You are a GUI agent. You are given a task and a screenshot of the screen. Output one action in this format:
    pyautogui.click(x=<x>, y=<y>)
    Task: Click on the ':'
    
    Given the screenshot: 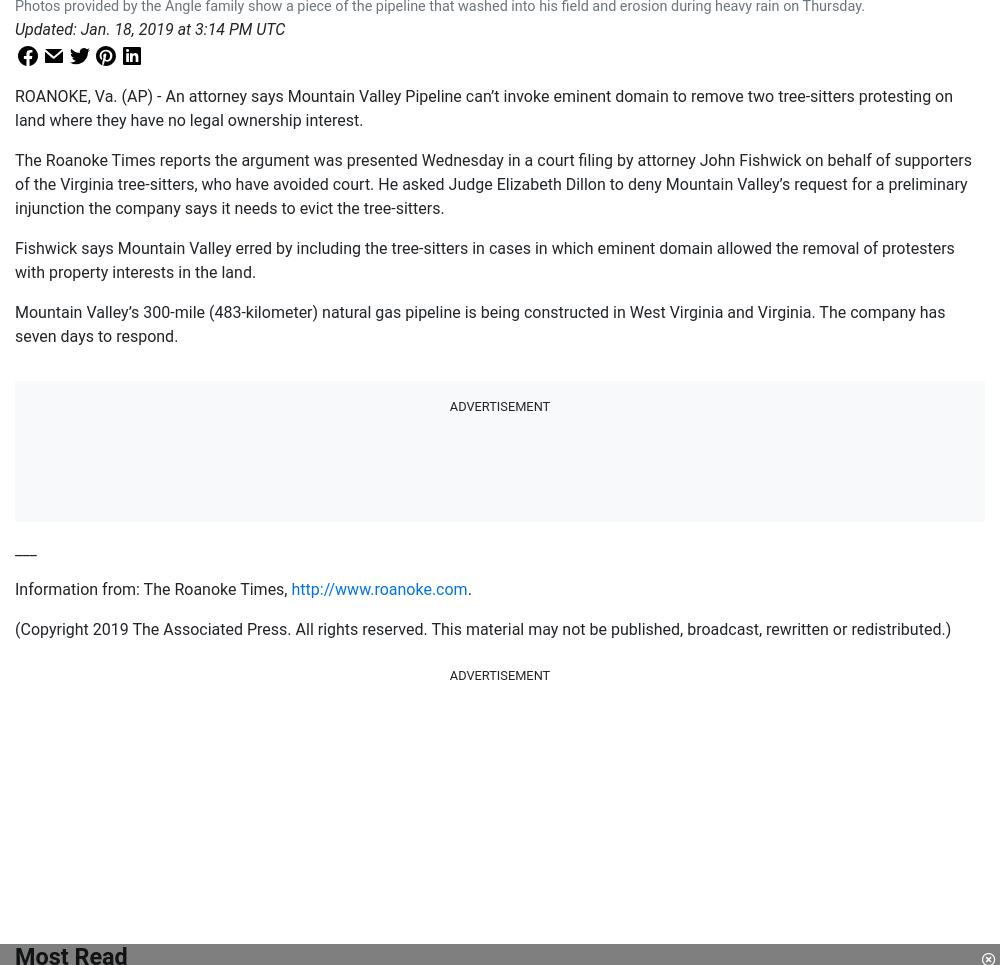 What is the action you would take?
    pyautogui.click(x=75, y=28)
    